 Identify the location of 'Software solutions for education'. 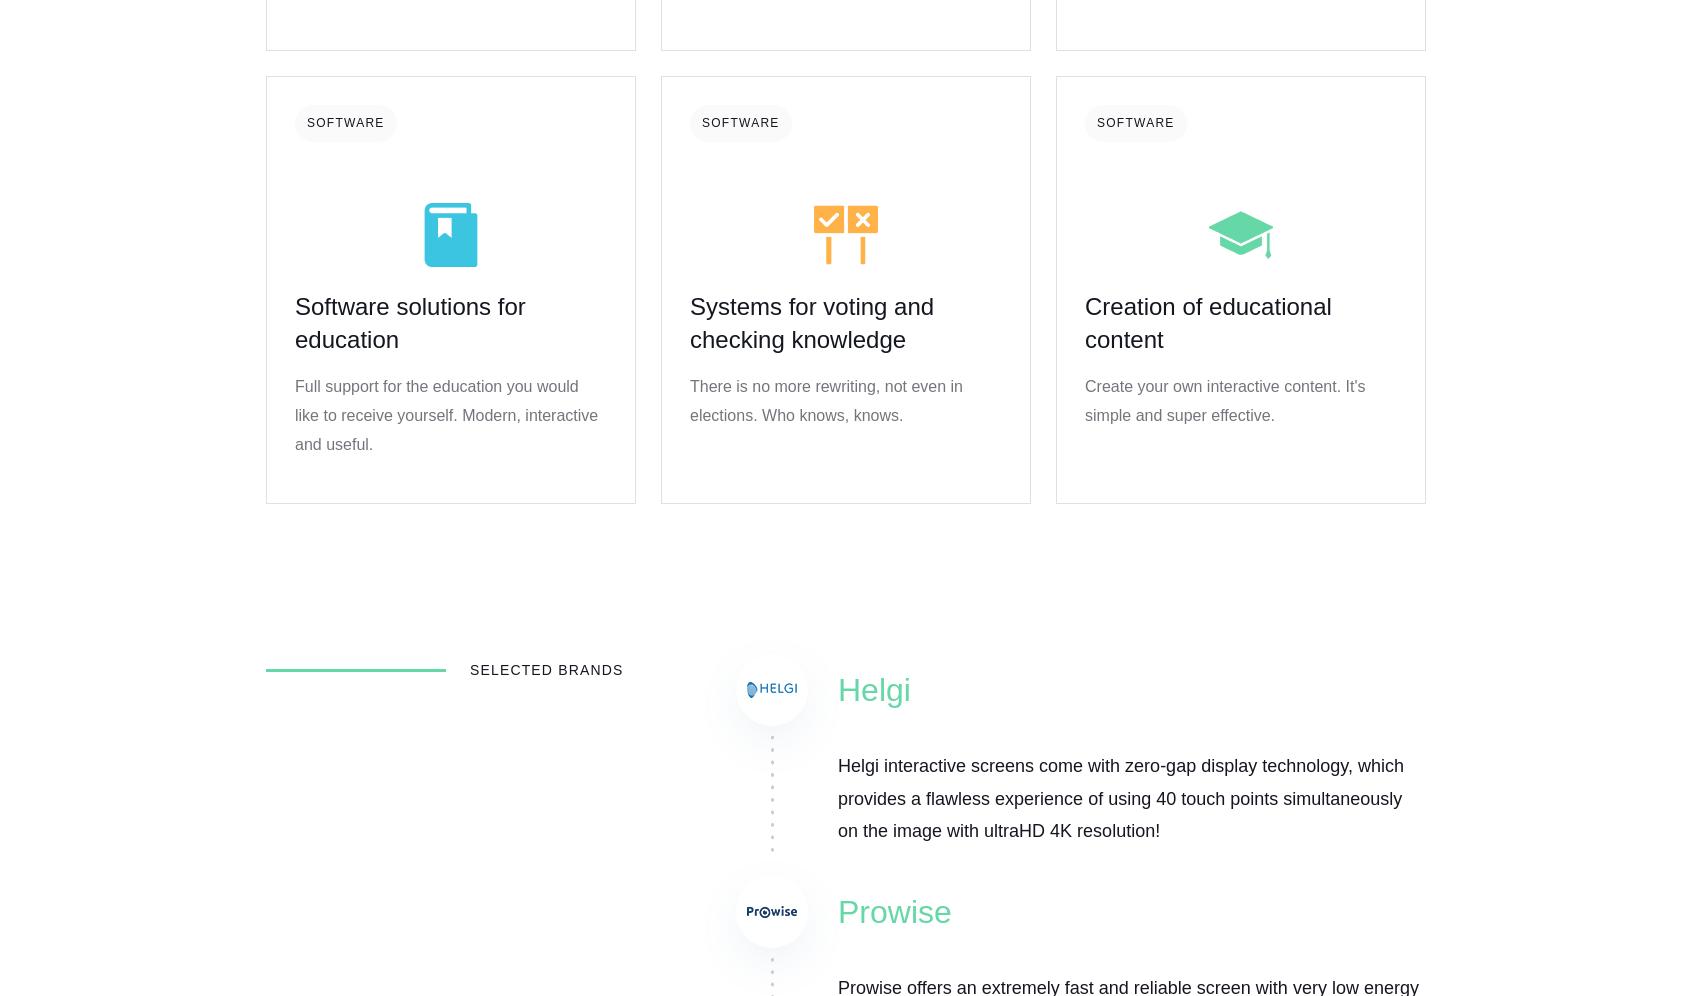
(409, 321).